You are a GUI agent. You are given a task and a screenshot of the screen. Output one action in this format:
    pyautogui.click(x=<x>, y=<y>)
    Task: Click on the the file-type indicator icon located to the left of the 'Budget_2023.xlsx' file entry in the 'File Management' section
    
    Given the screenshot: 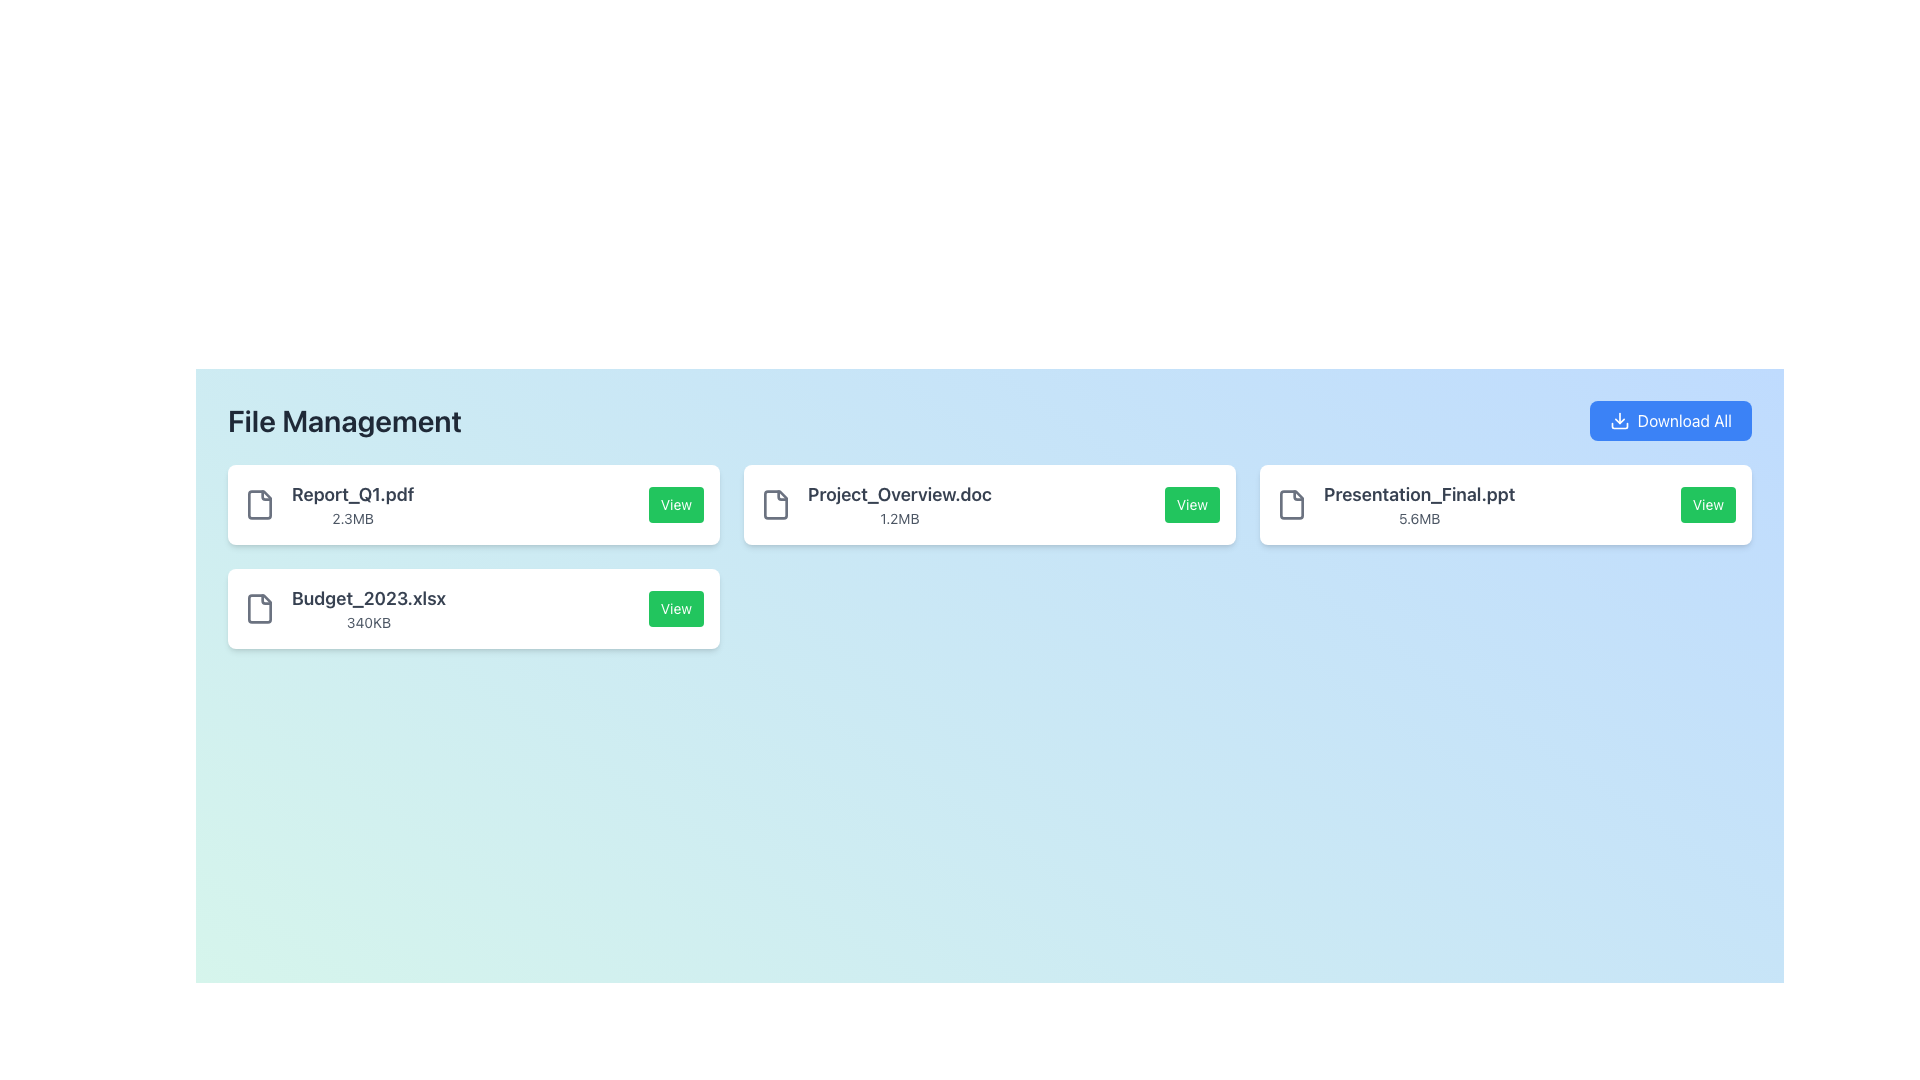 What is the action you would take?
    pyautogui.click(x=258, y=608)
    